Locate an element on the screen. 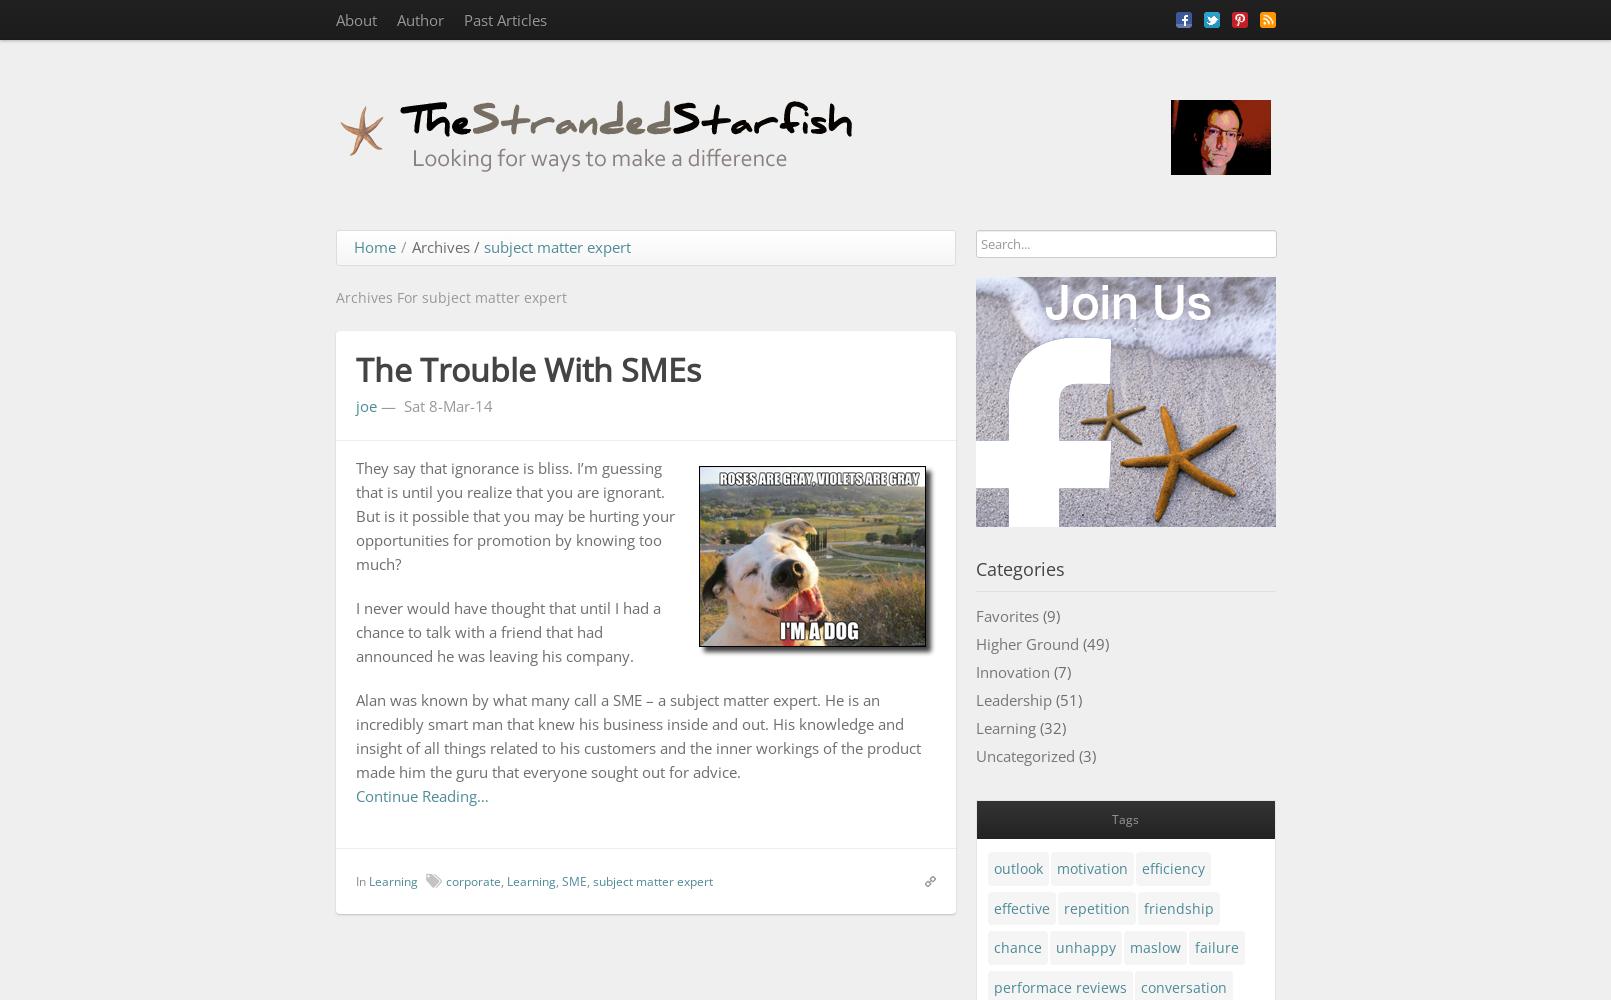 Image resolution: width=1611 pixels, height=1000 pixels. 'Continue Reading…' is located at coordinates (421, 795).